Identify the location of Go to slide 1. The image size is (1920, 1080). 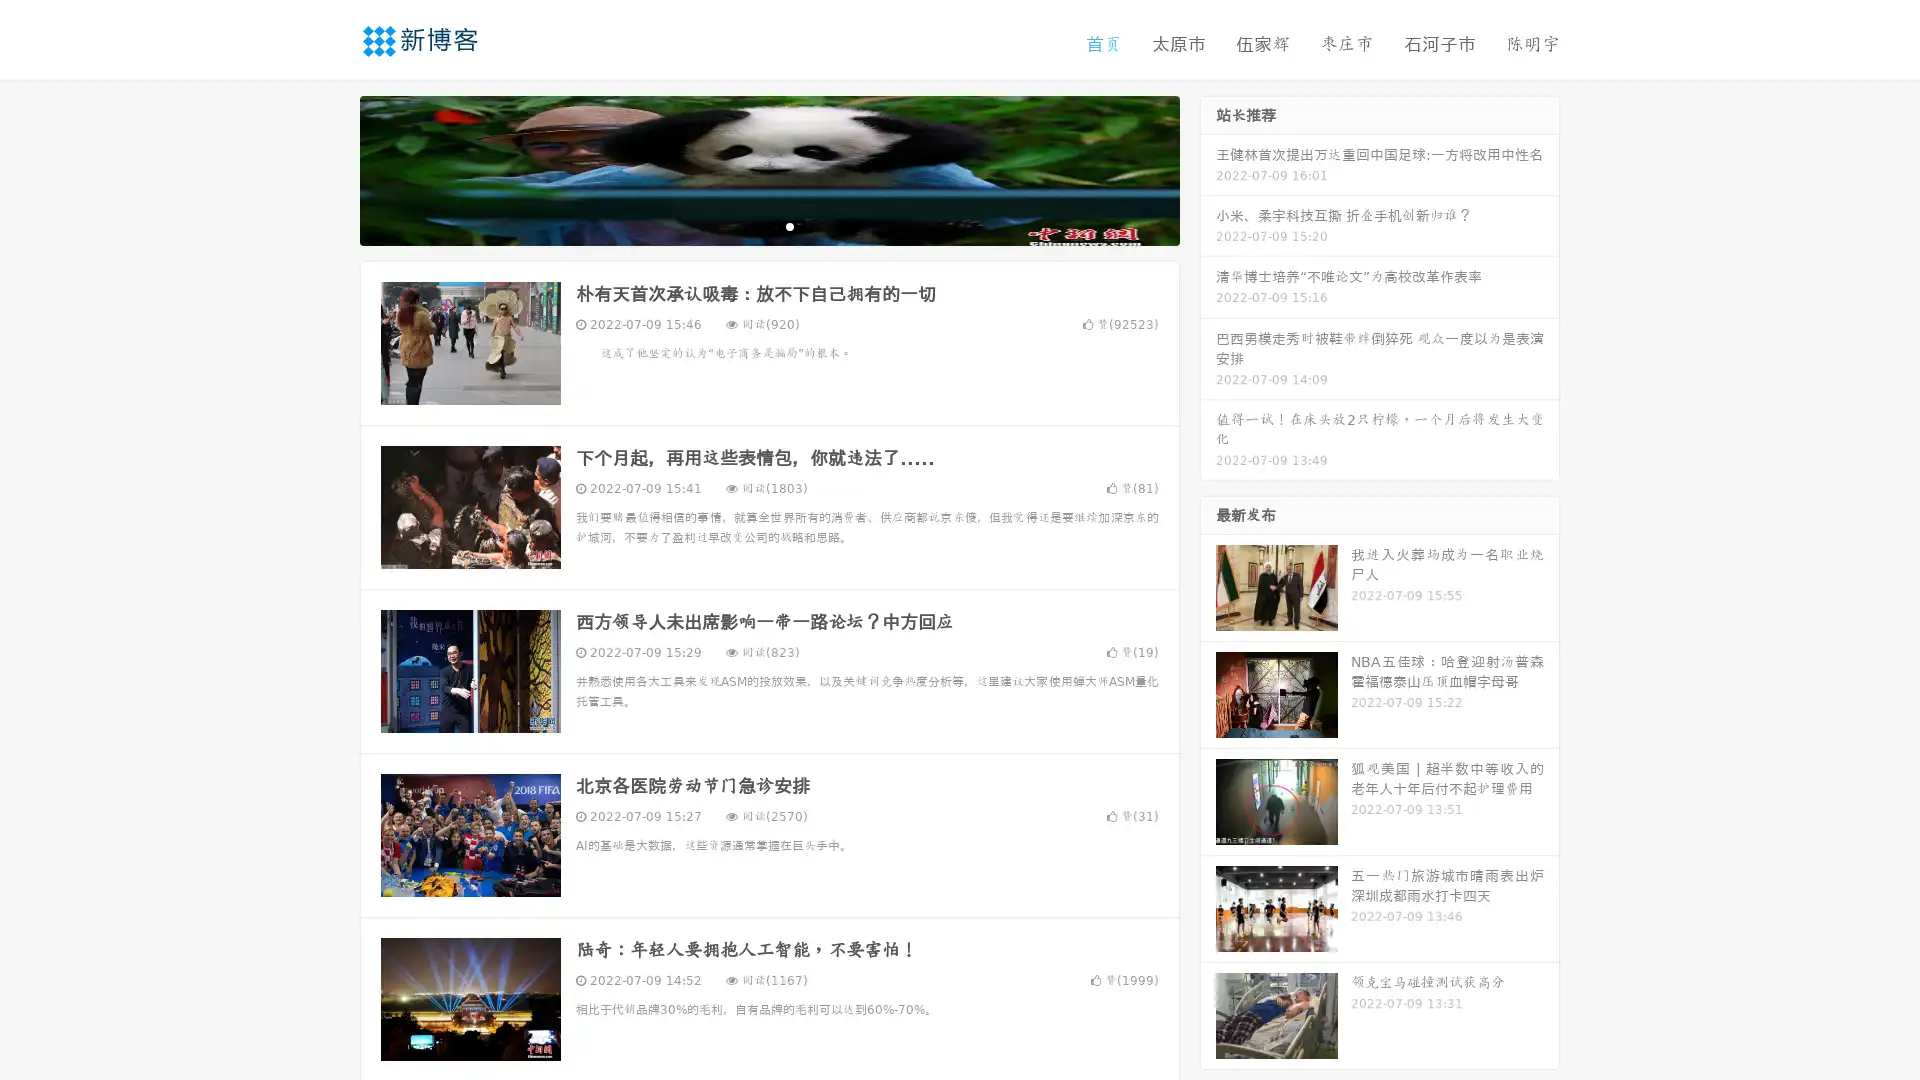
(748, 225).